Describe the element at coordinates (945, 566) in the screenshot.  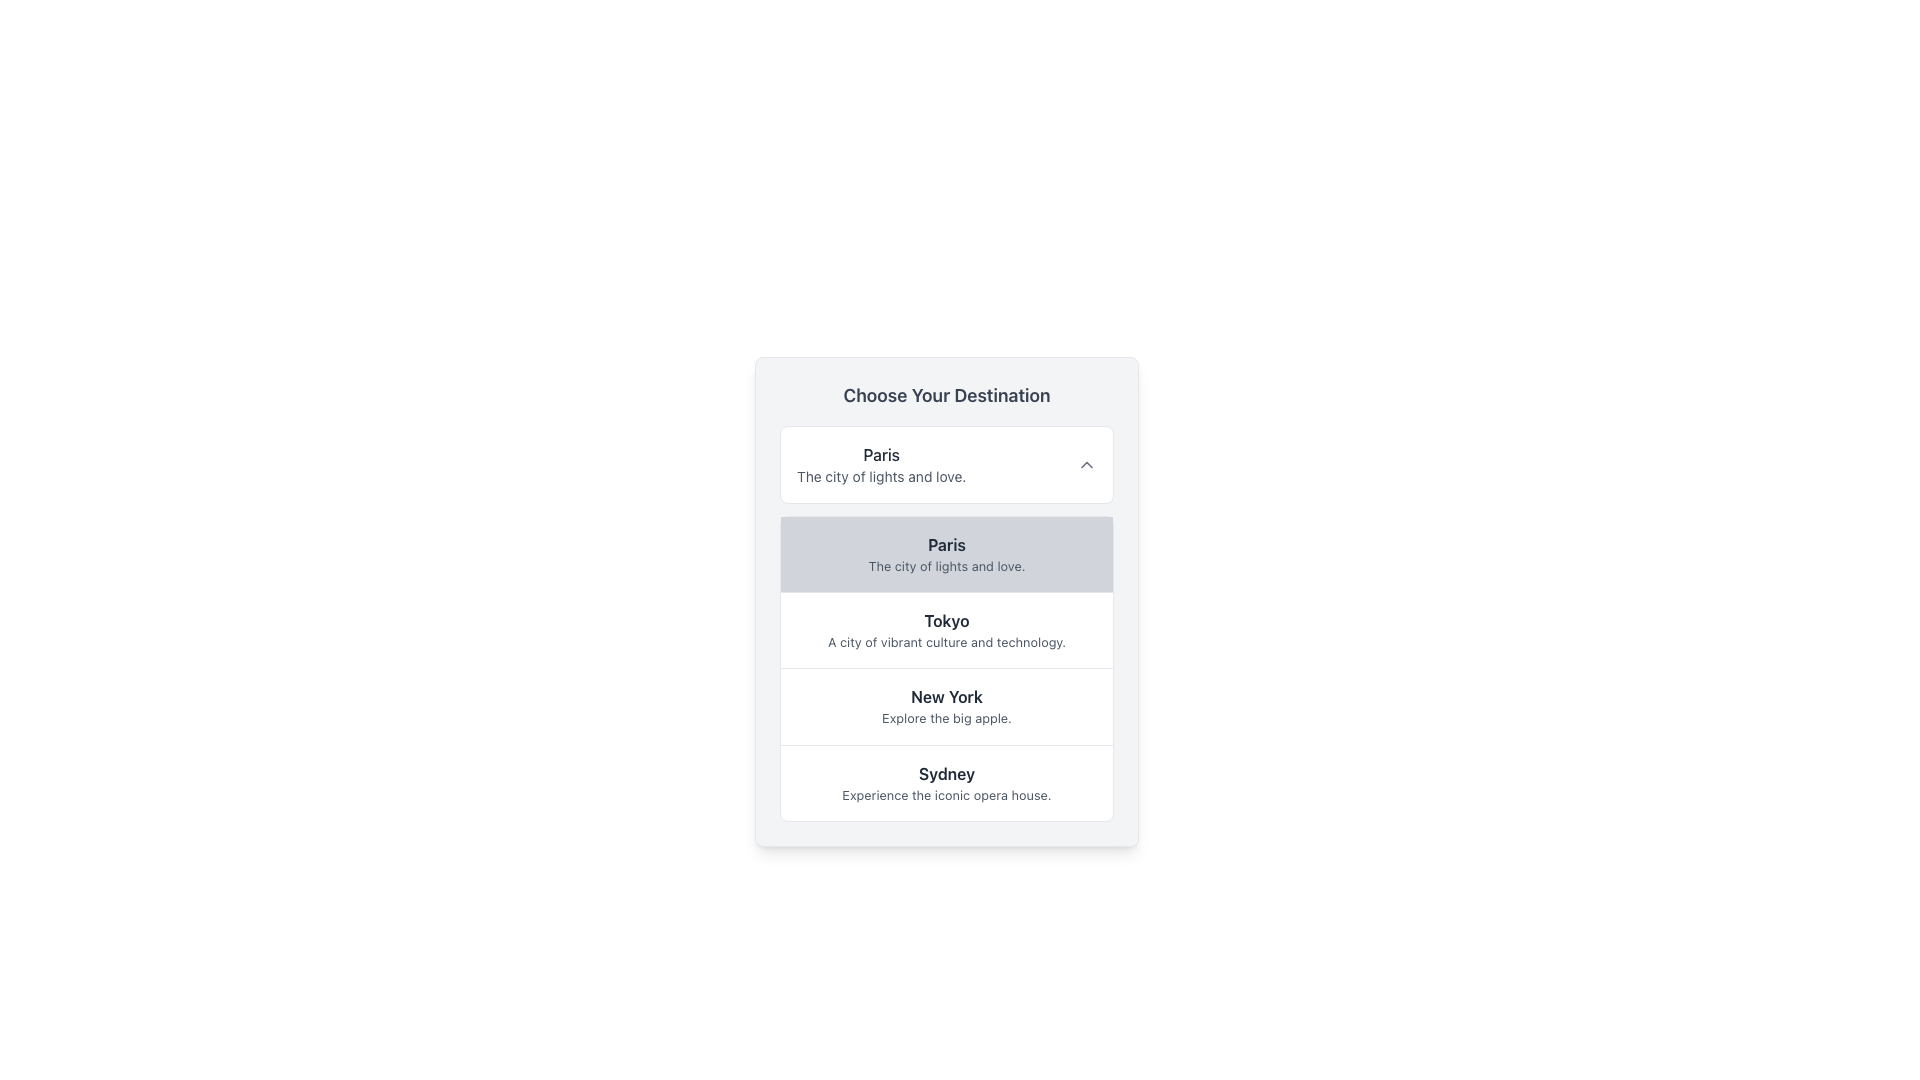
I see `the text label displaying 'The city of lights and love.' which is positioned under the title 'Paris' in the destinations list` at that location.